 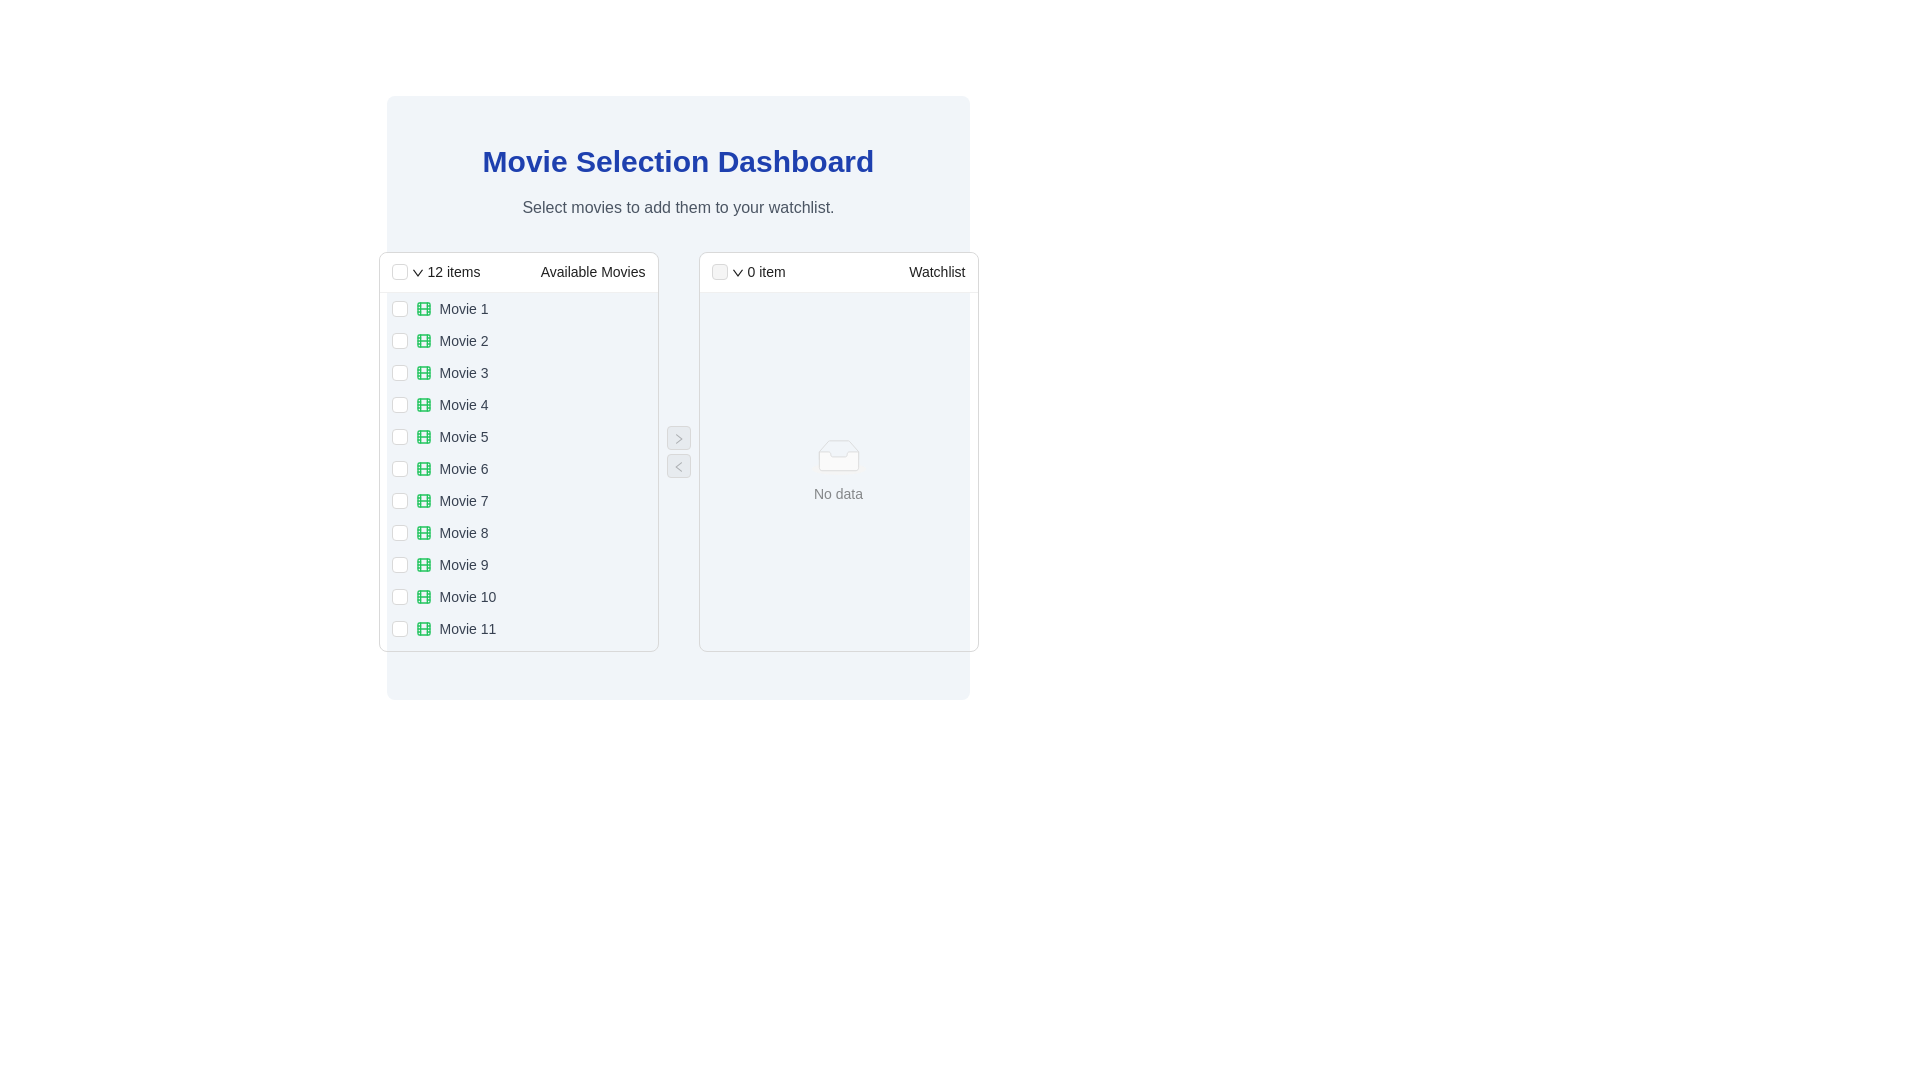 I want to click on the 'No data' text label located in the 'Watchlist' panel, positioned directly below the empty folder icon, so click(x=838, y=493).